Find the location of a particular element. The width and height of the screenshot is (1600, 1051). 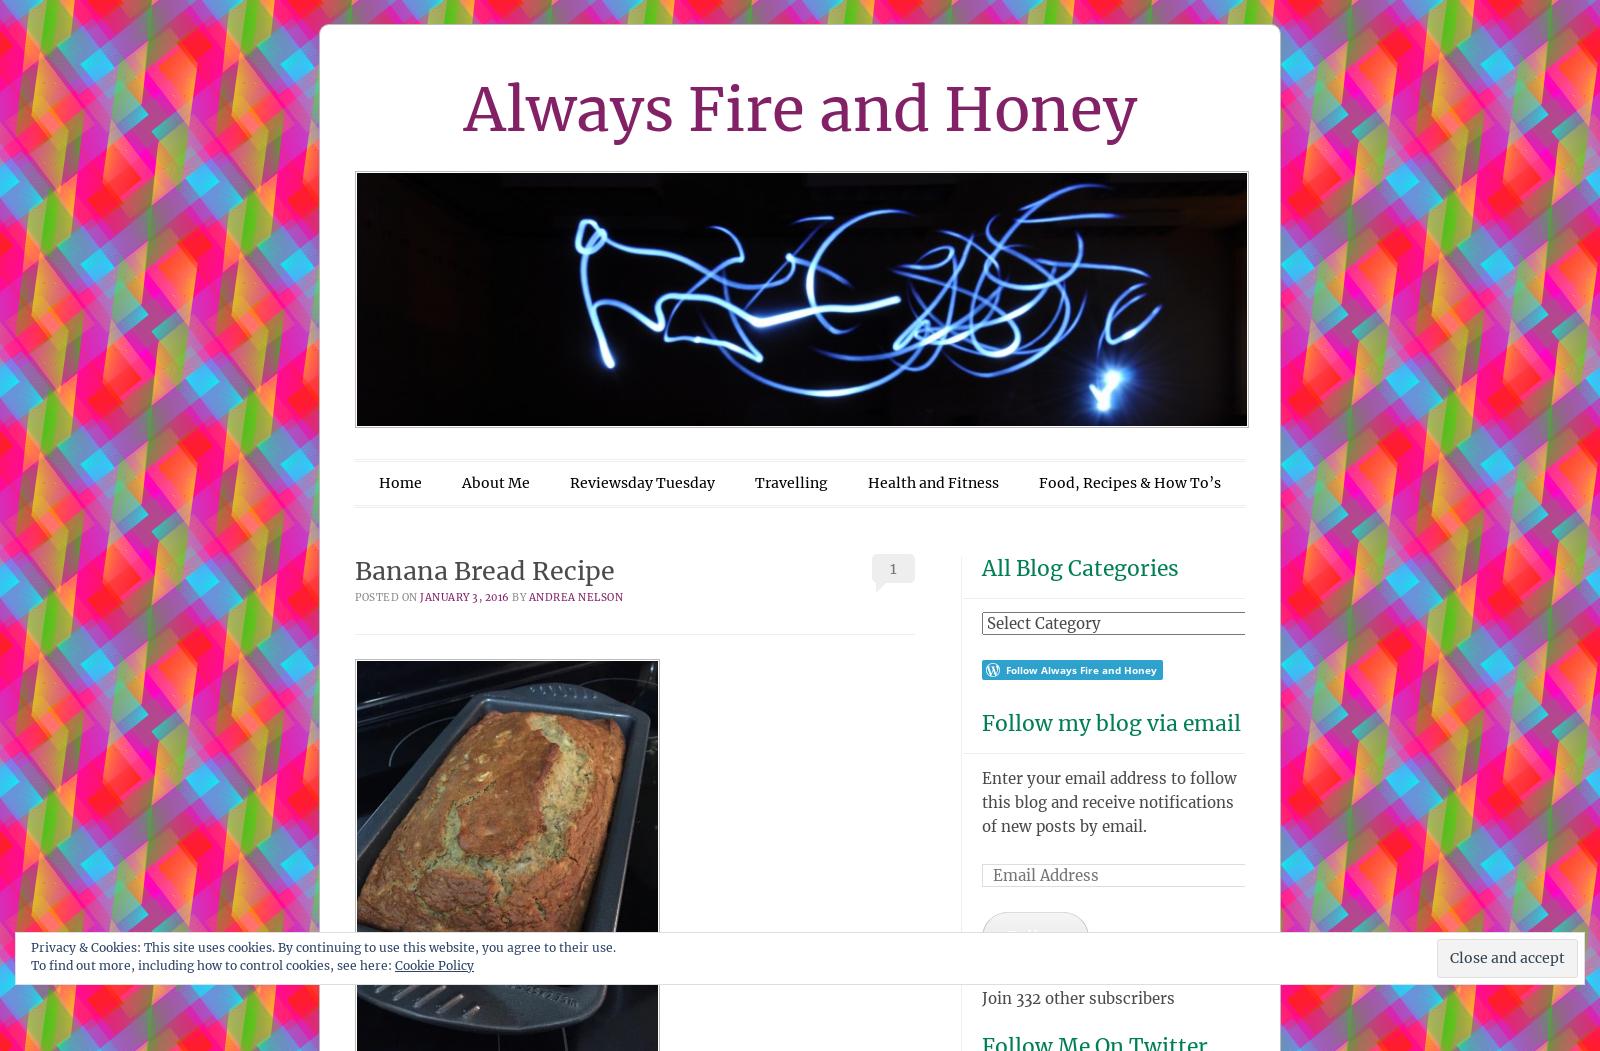

'To find out more, including how to control cookies, see here:' is located at coordinates (30, 964).